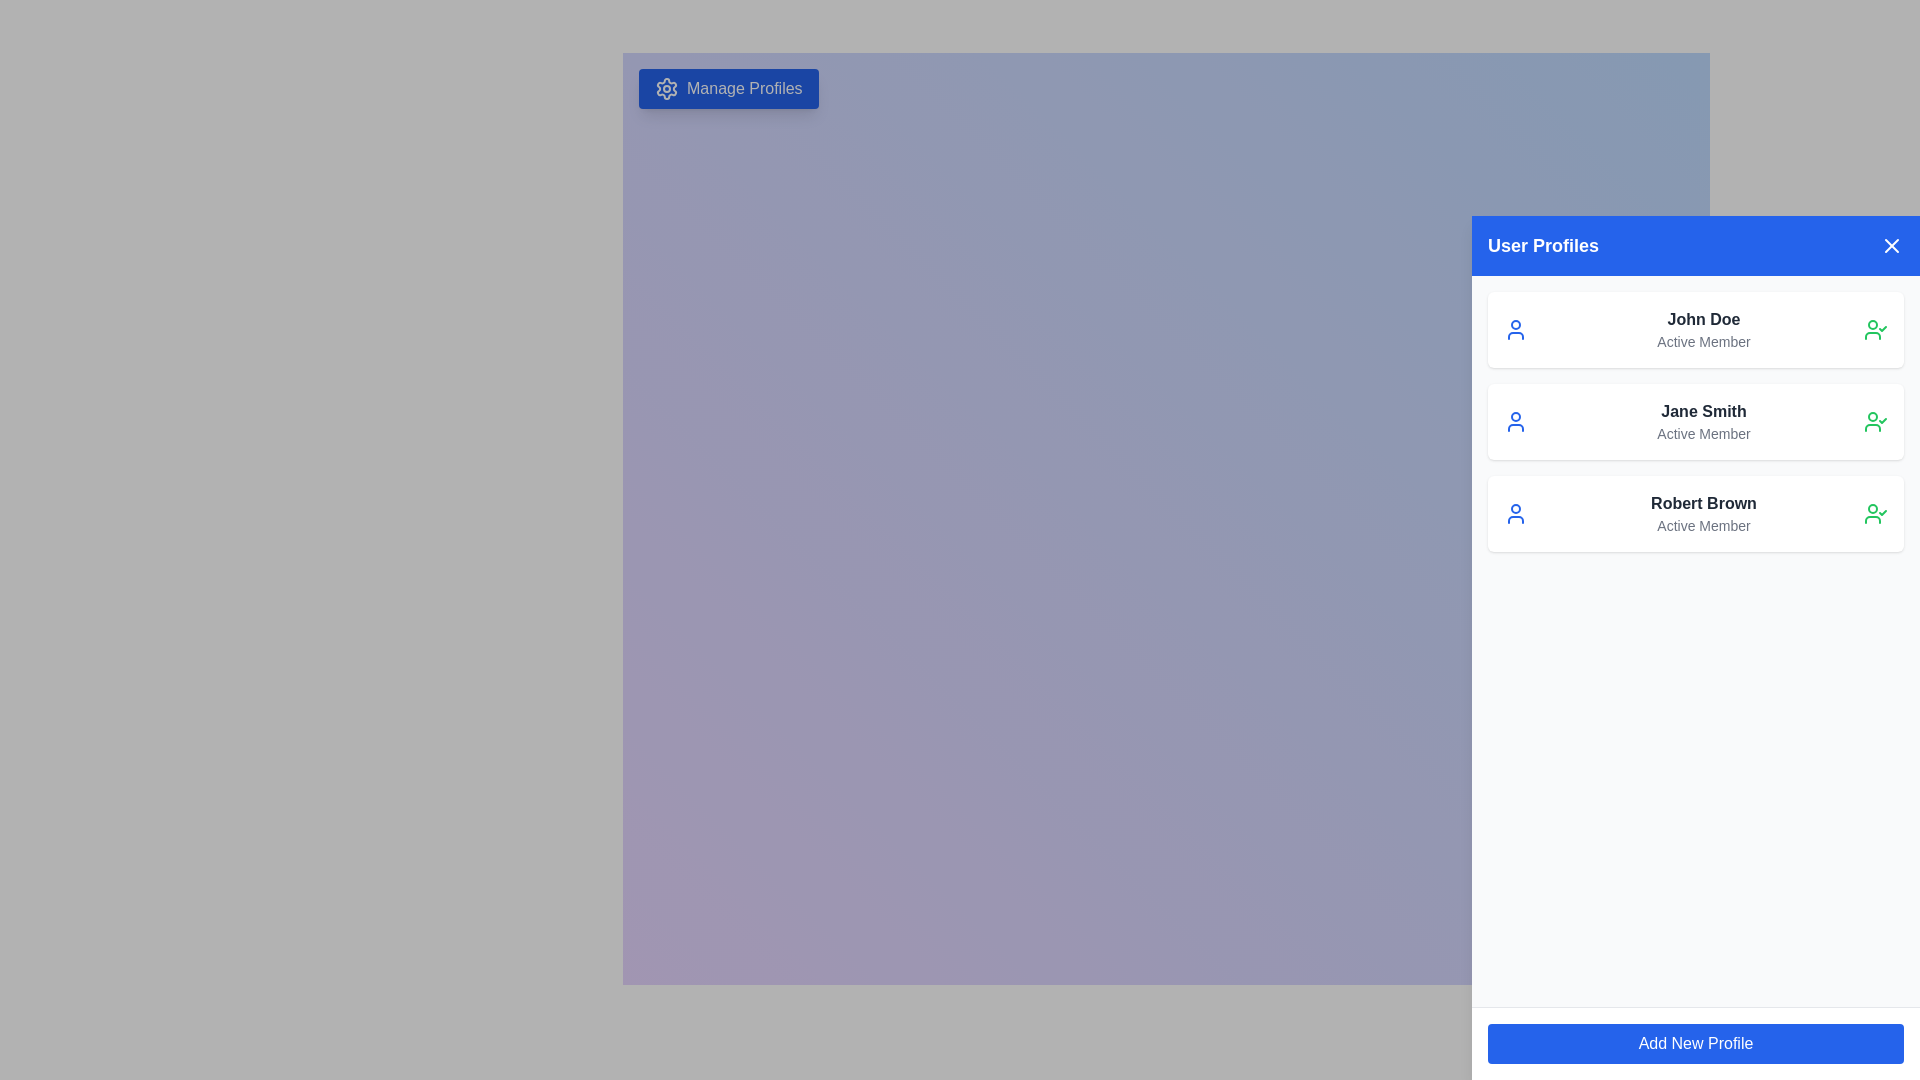 This screenshot has height=1080, width=1920. Describe the element at coordinates (1694, 512) in the screenshot. I see `the user profile card displaying user information, located in the third position of the 'User Profiles' list` at that location.